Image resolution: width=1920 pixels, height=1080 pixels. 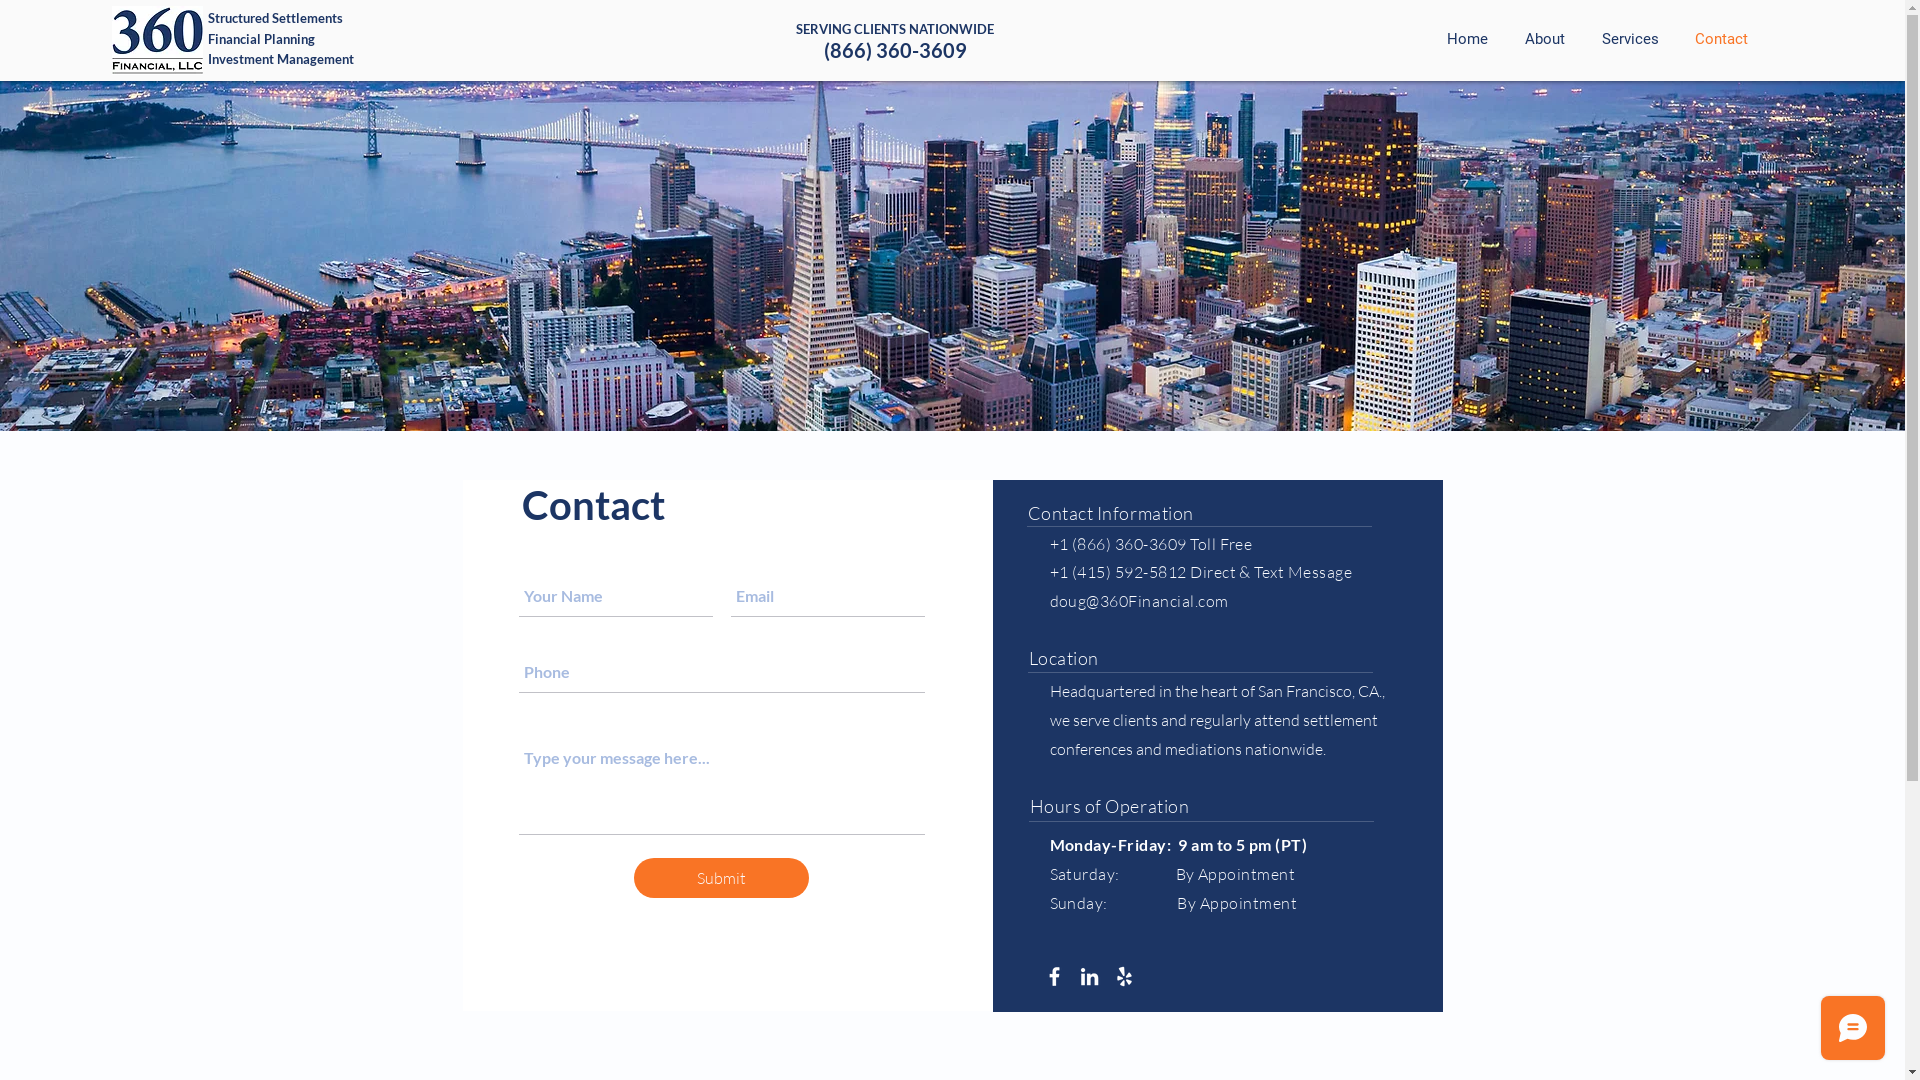 What do you see at coordinates (274, 18) in the screenshot?
I see `'Structured Settlements'` at bounding box center [274, 18].